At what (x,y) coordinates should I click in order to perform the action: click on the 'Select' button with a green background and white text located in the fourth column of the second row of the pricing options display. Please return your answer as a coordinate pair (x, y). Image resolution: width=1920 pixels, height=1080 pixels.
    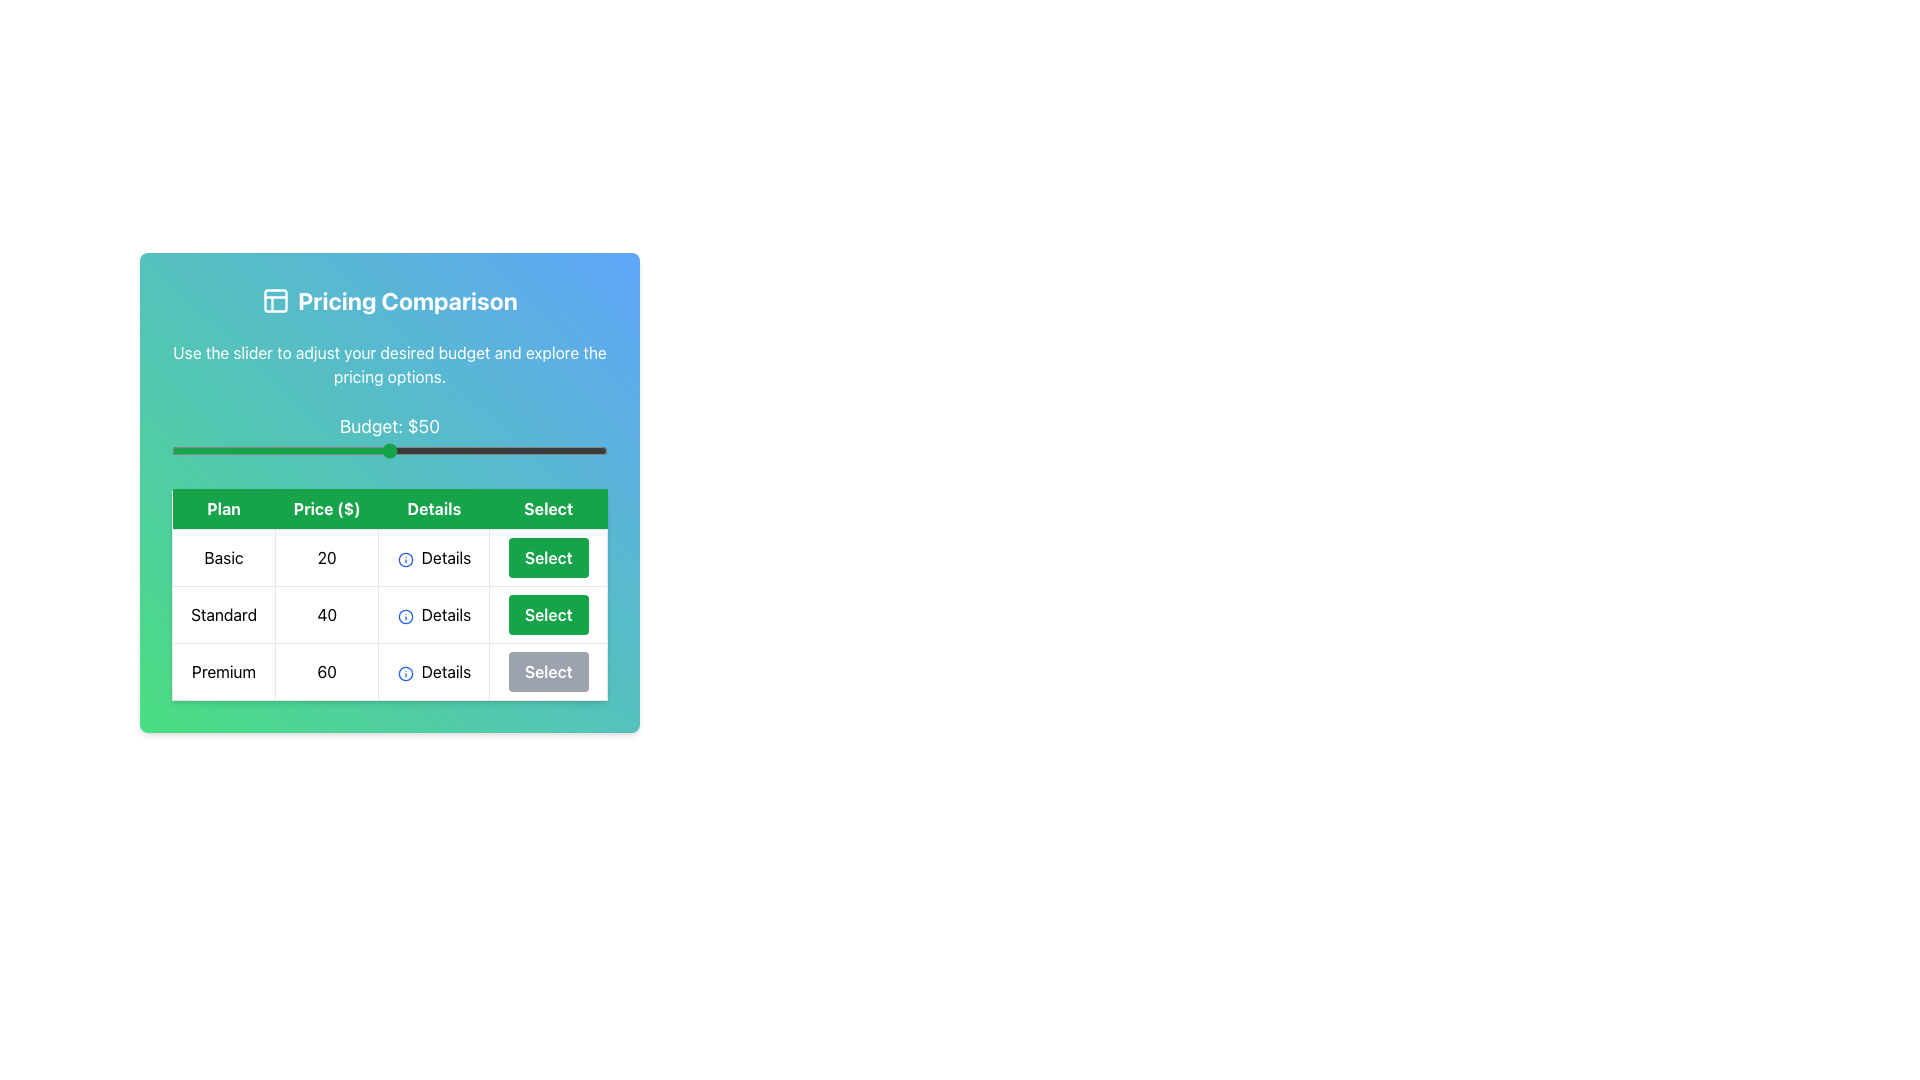
    Looking at the image, I should click on (548, 613).